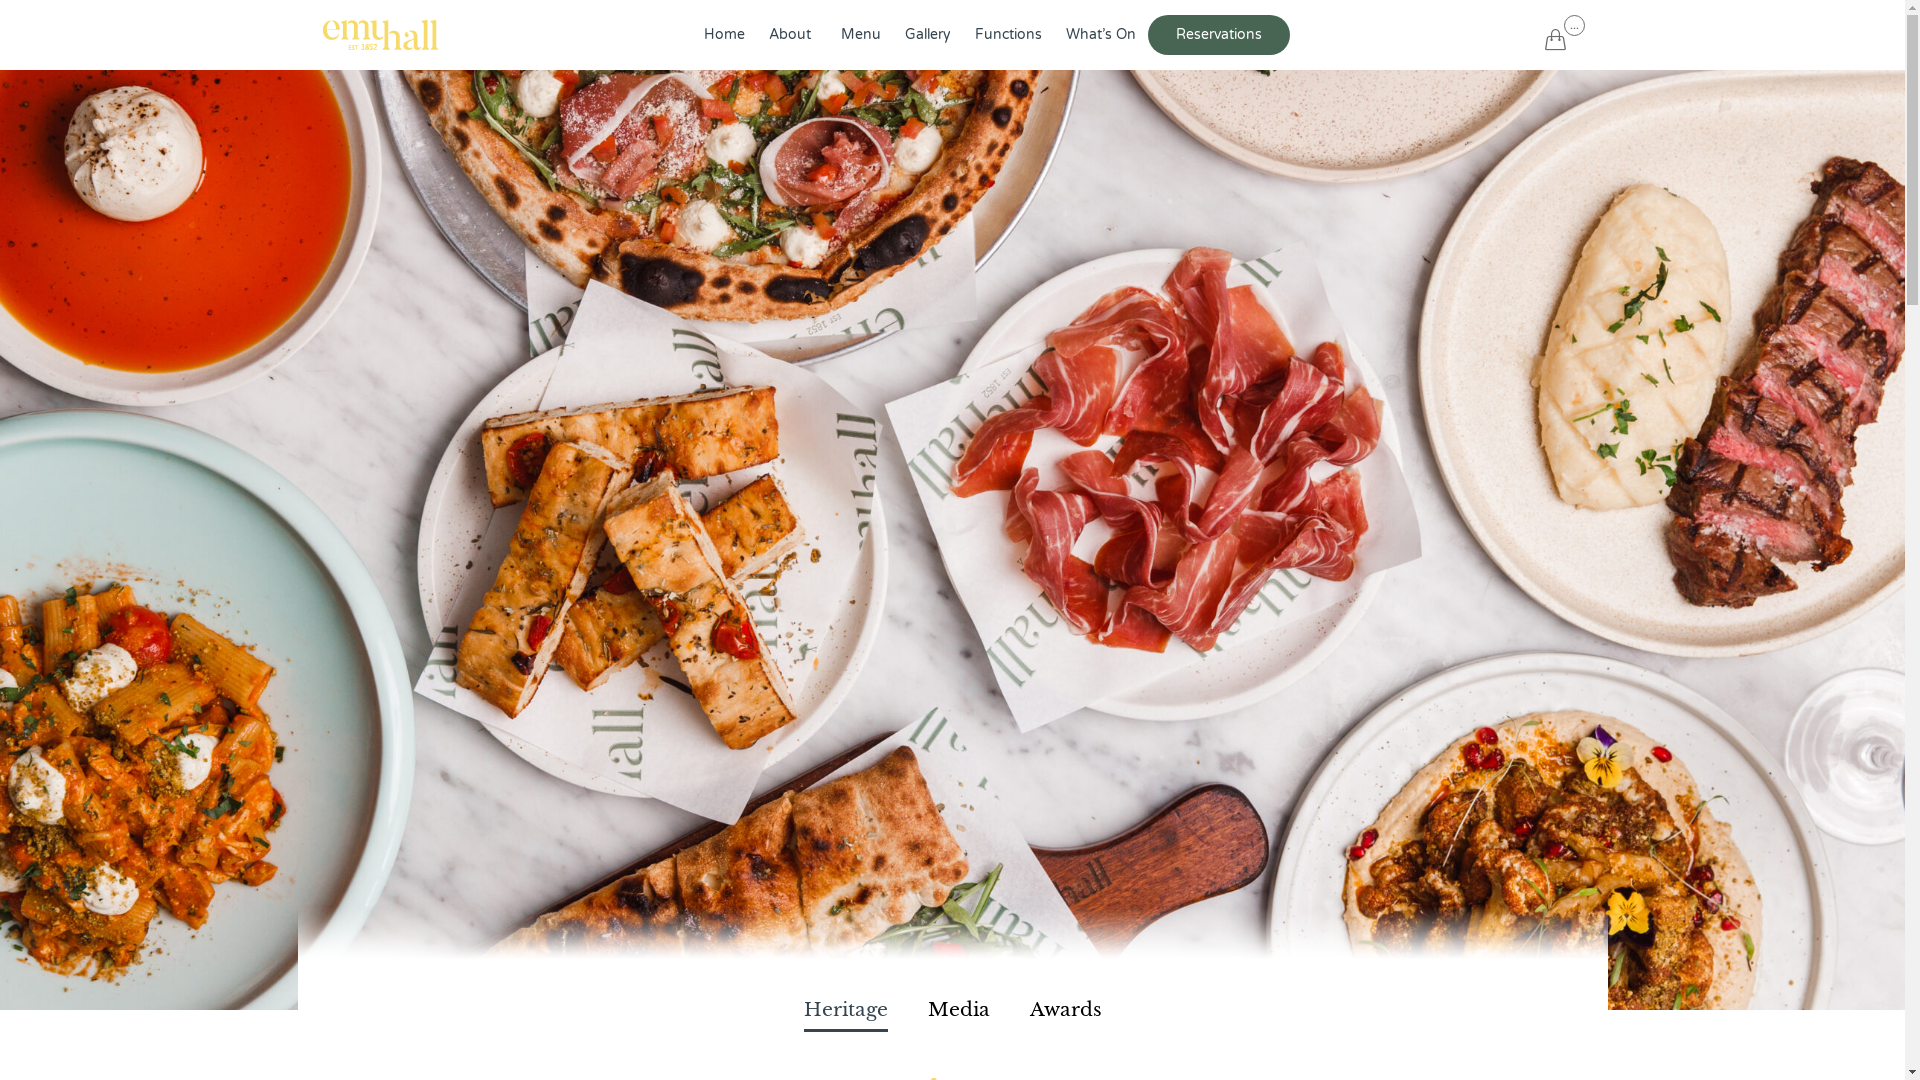 The height and width of the screenshot is (1080, 1920). What do you see at coordinates (926, 34) in the screenshot?
I see `'Gallery'` at bounding box center [926, 34].